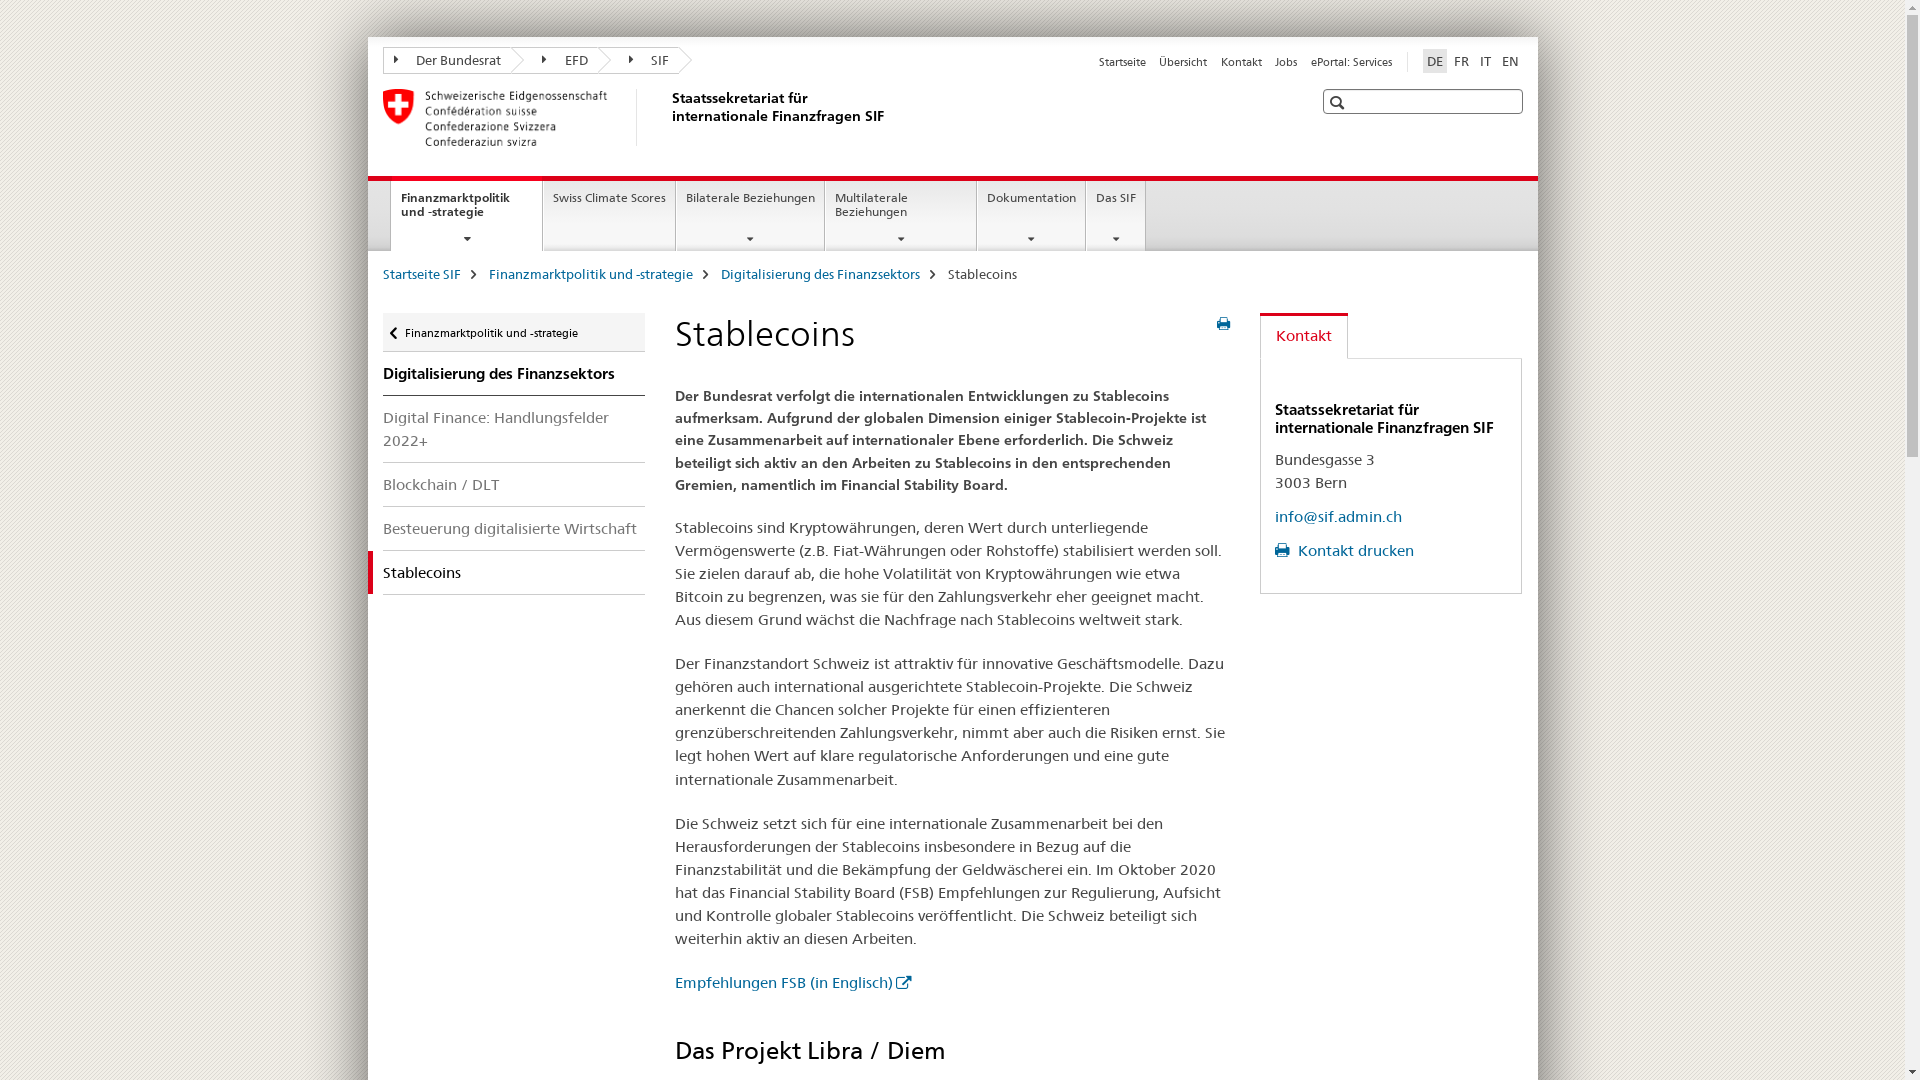 Image resolution: width=1920 pixels, height=1080 pixels. What do you see at coordinates (1338, 515) in the screenshot?
I see `'info@sif.admin.ch'` at bounding box center [1338, 515].